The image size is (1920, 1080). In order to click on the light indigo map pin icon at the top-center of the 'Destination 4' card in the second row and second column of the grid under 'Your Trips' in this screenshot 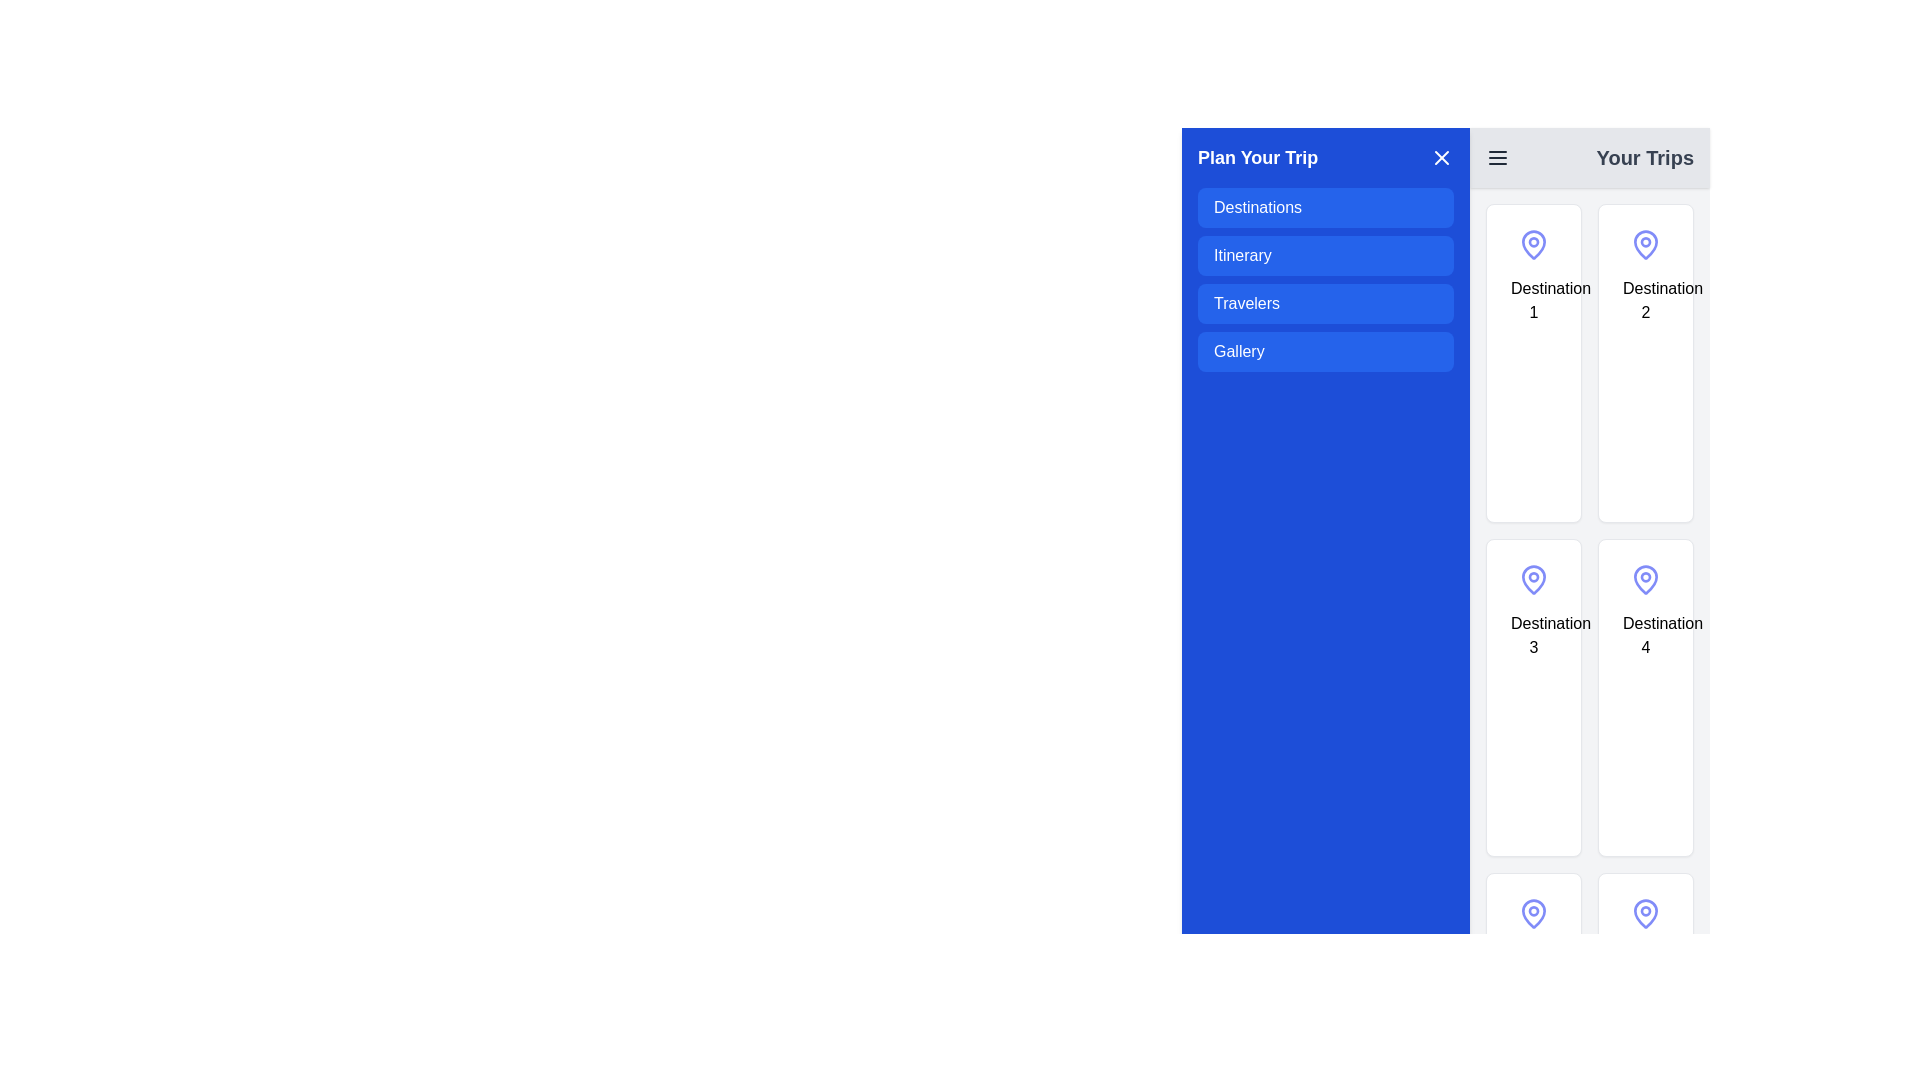, I will do `click(1646, 578)`.